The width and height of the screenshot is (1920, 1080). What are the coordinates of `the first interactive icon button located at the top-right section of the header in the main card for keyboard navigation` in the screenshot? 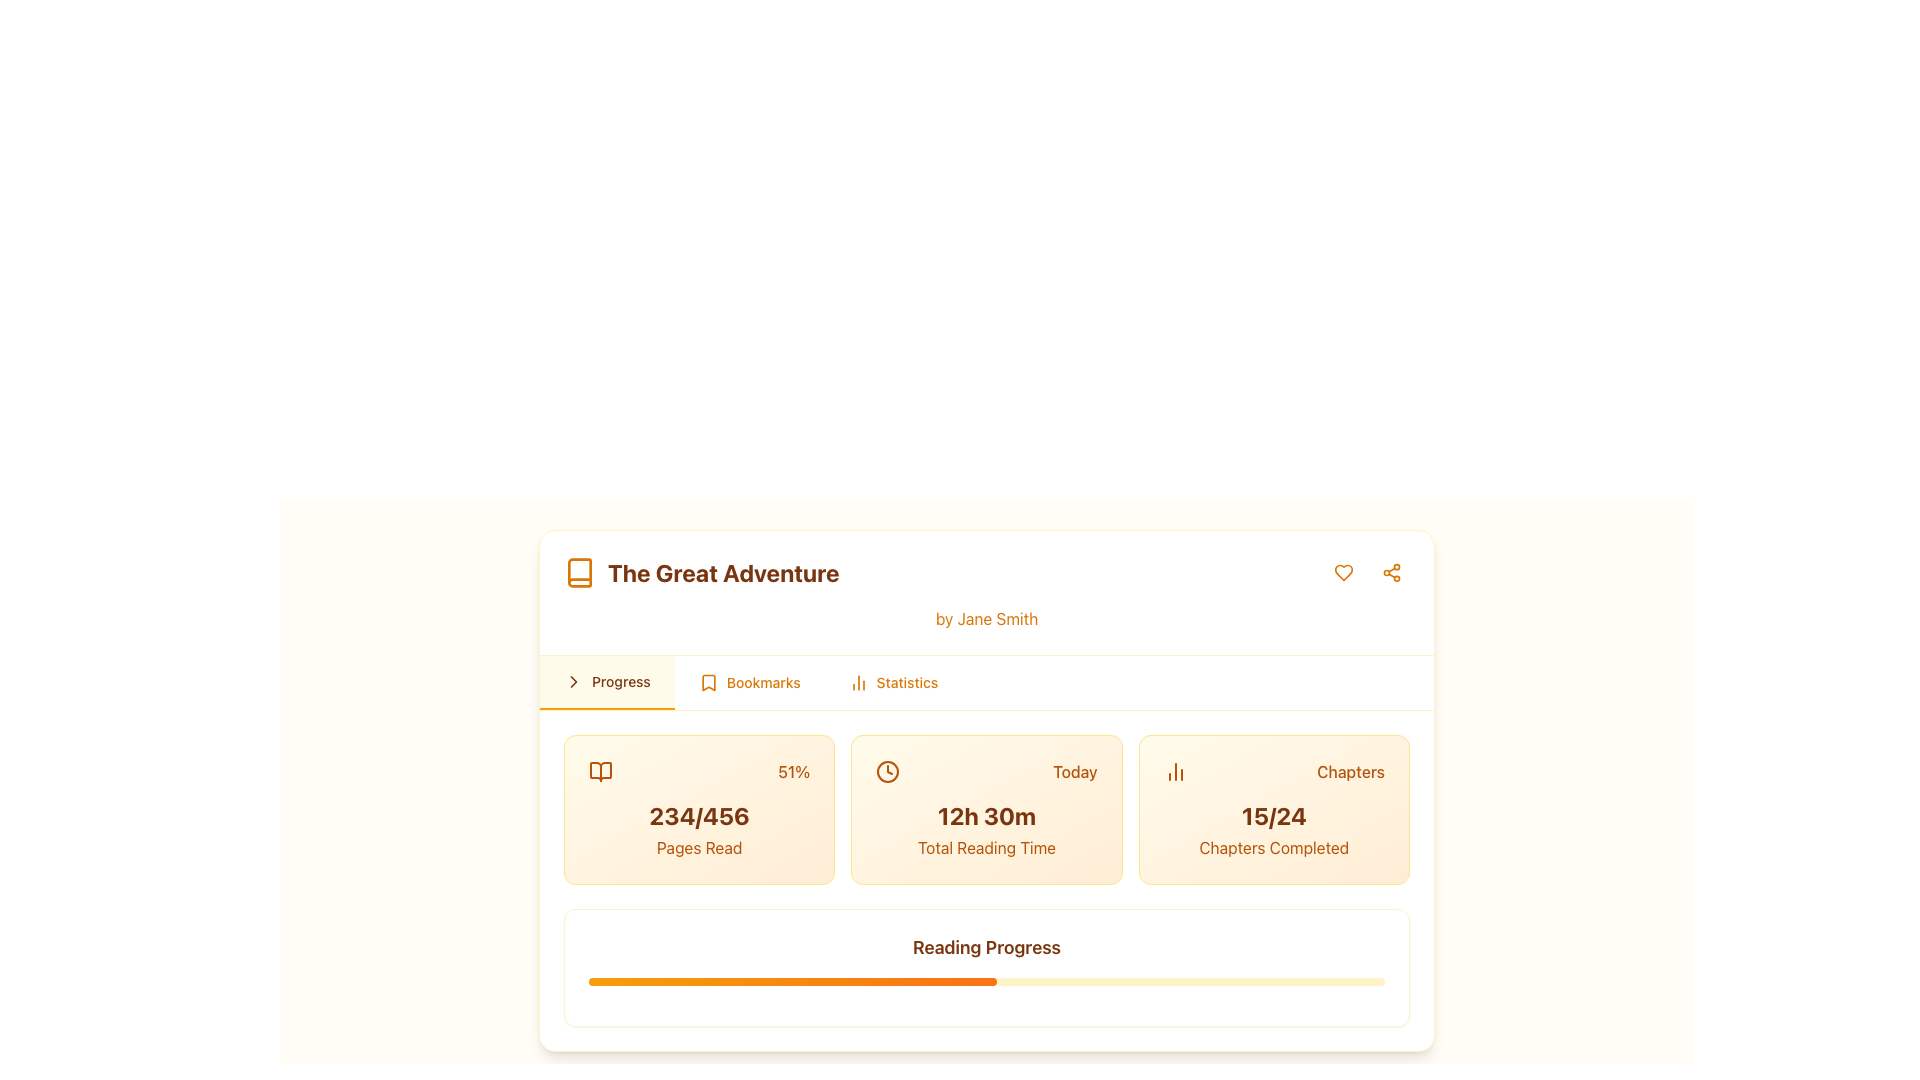 It's located at (1344, 573).